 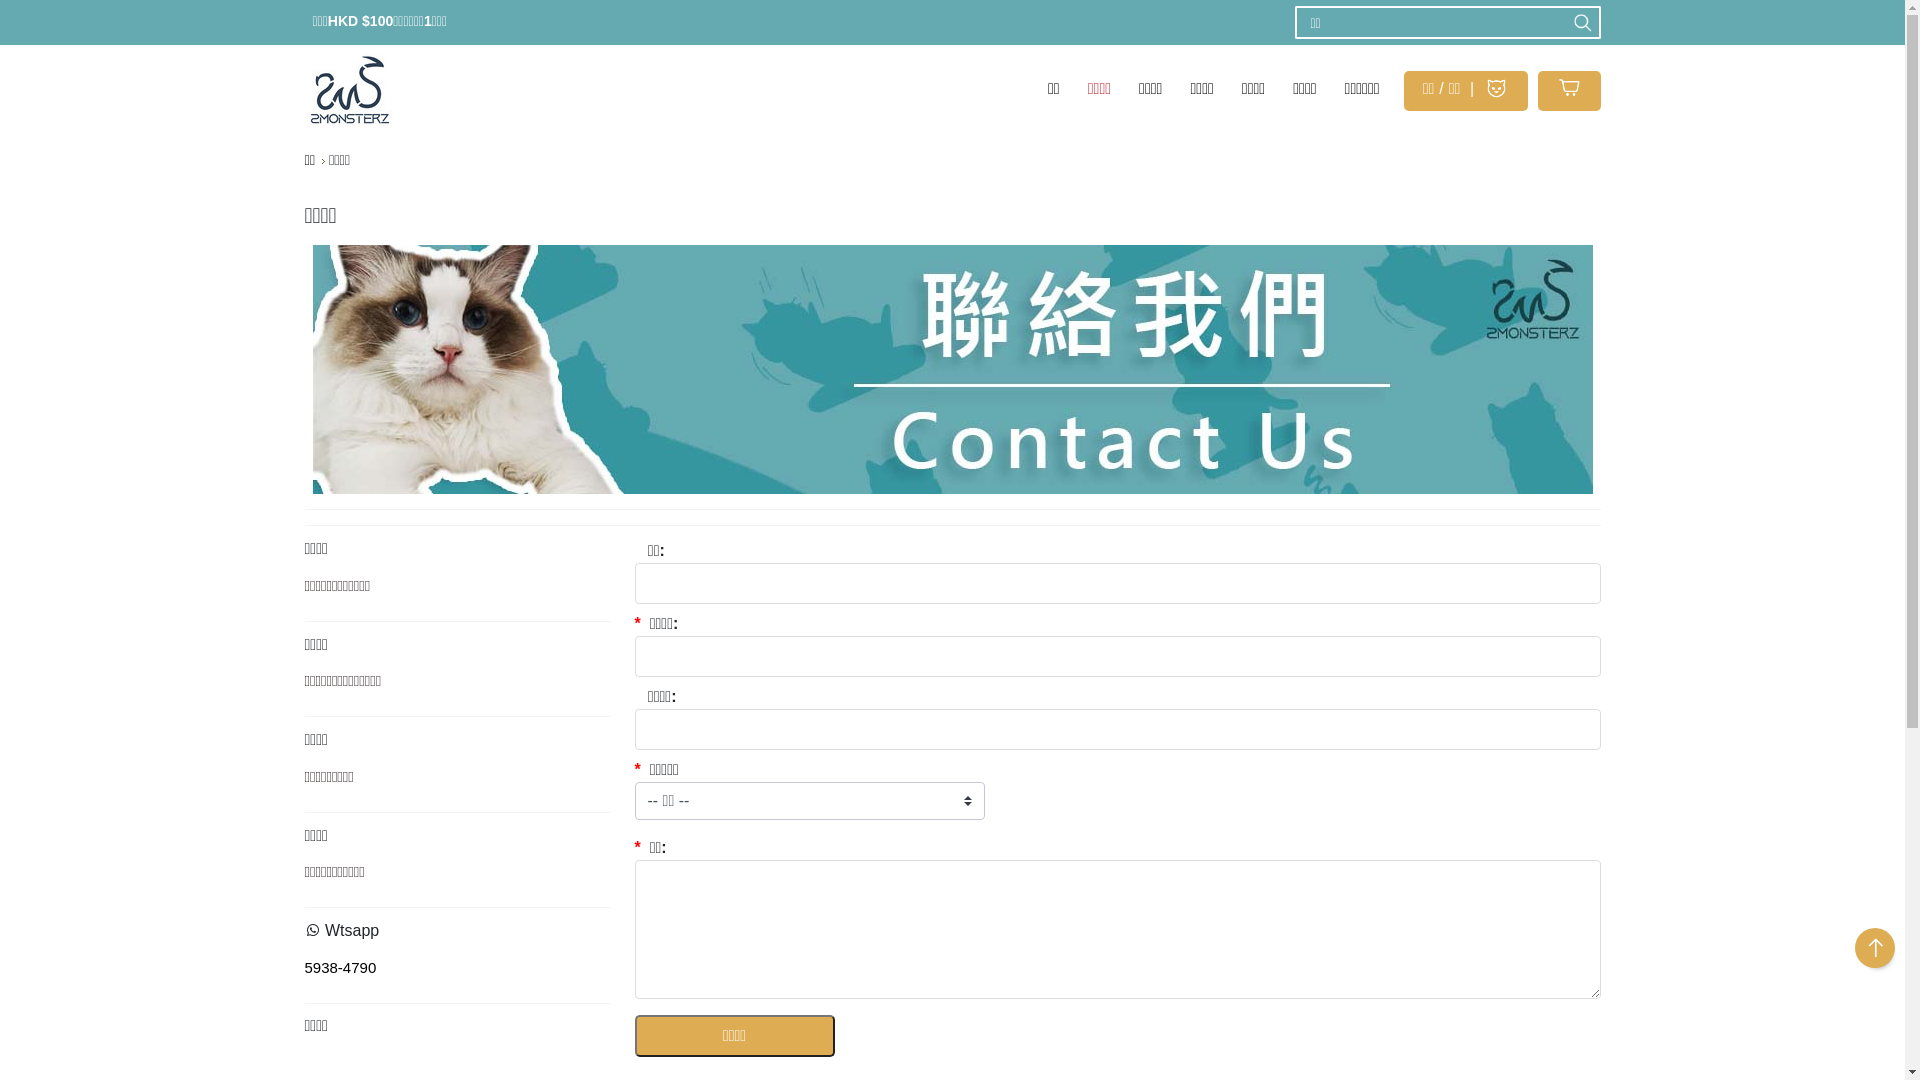 I want to click on '5938-4790', so click(x=340, y=966).